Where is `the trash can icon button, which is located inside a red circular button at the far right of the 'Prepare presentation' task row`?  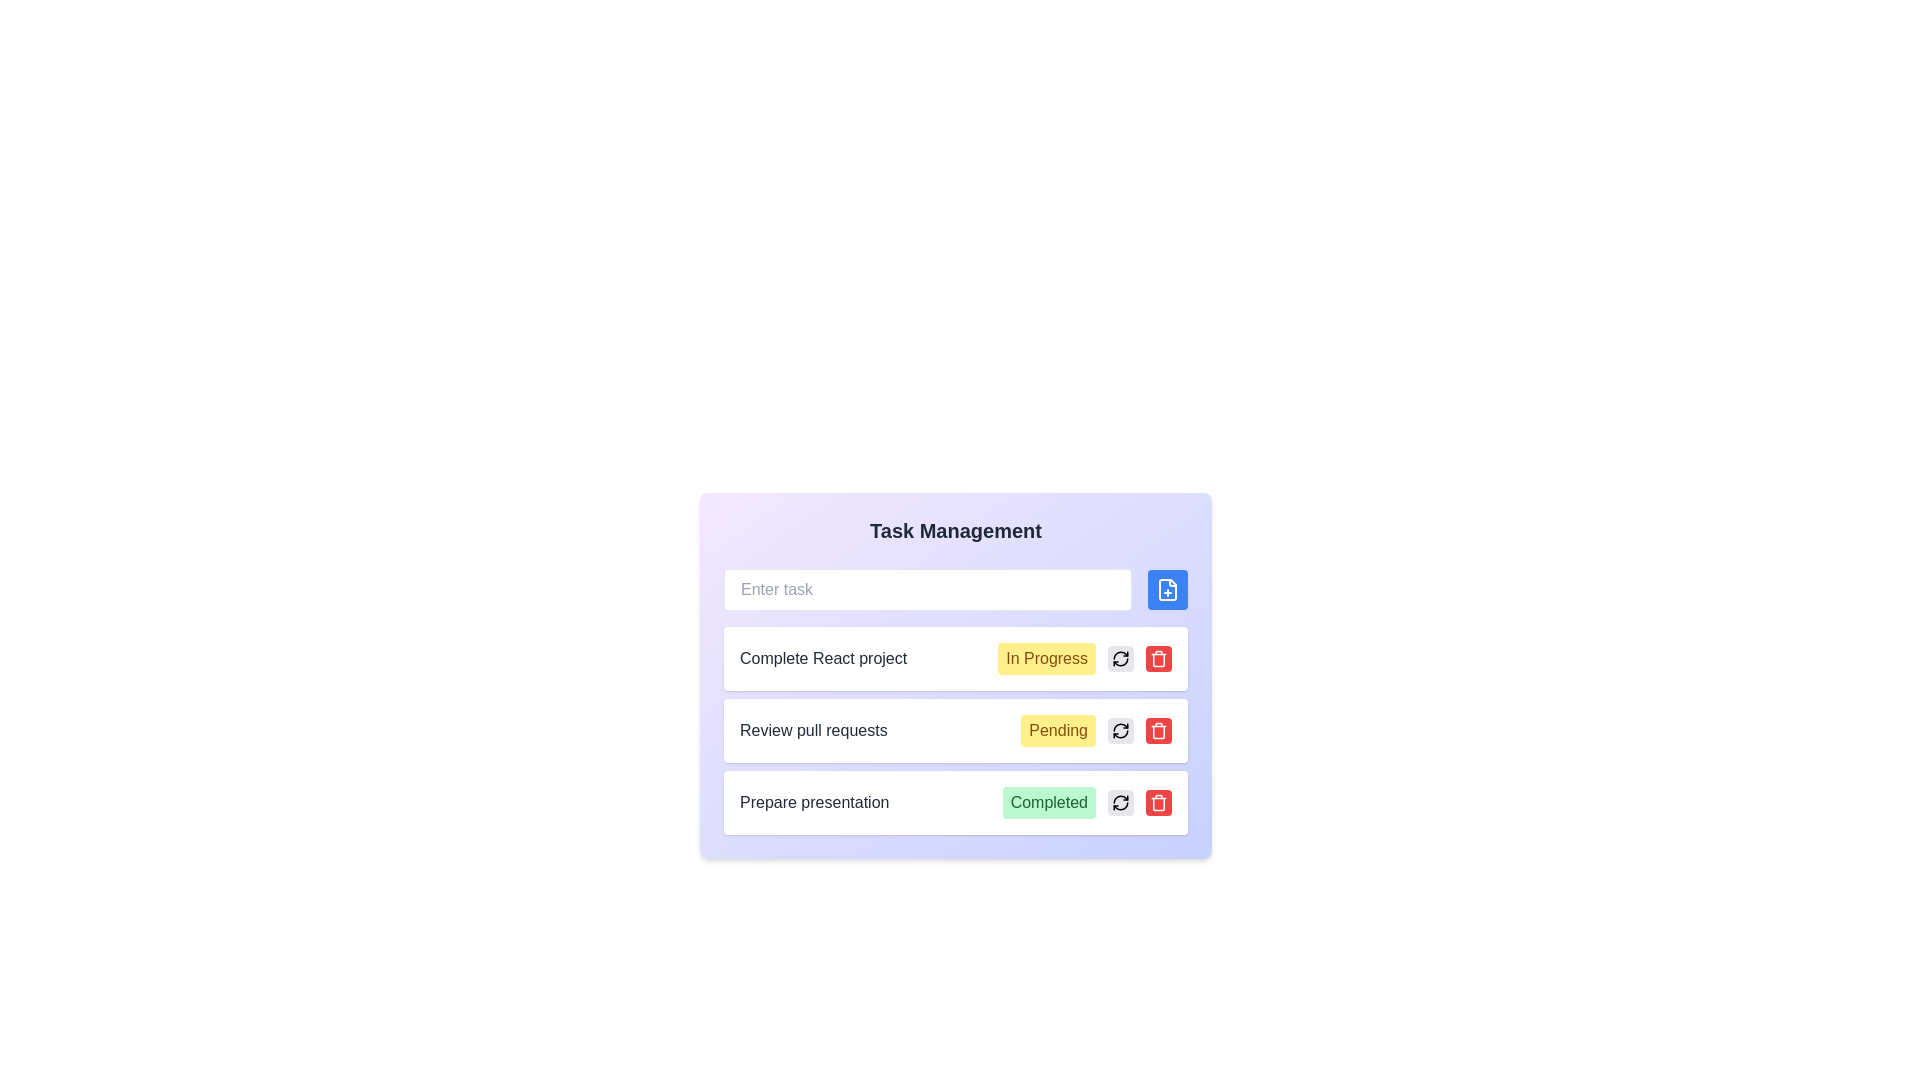
the trash can icon button, which is located inside a red circular button at the far right of the 'Prepare presentation' task row is located at coordinates (1158, 801).